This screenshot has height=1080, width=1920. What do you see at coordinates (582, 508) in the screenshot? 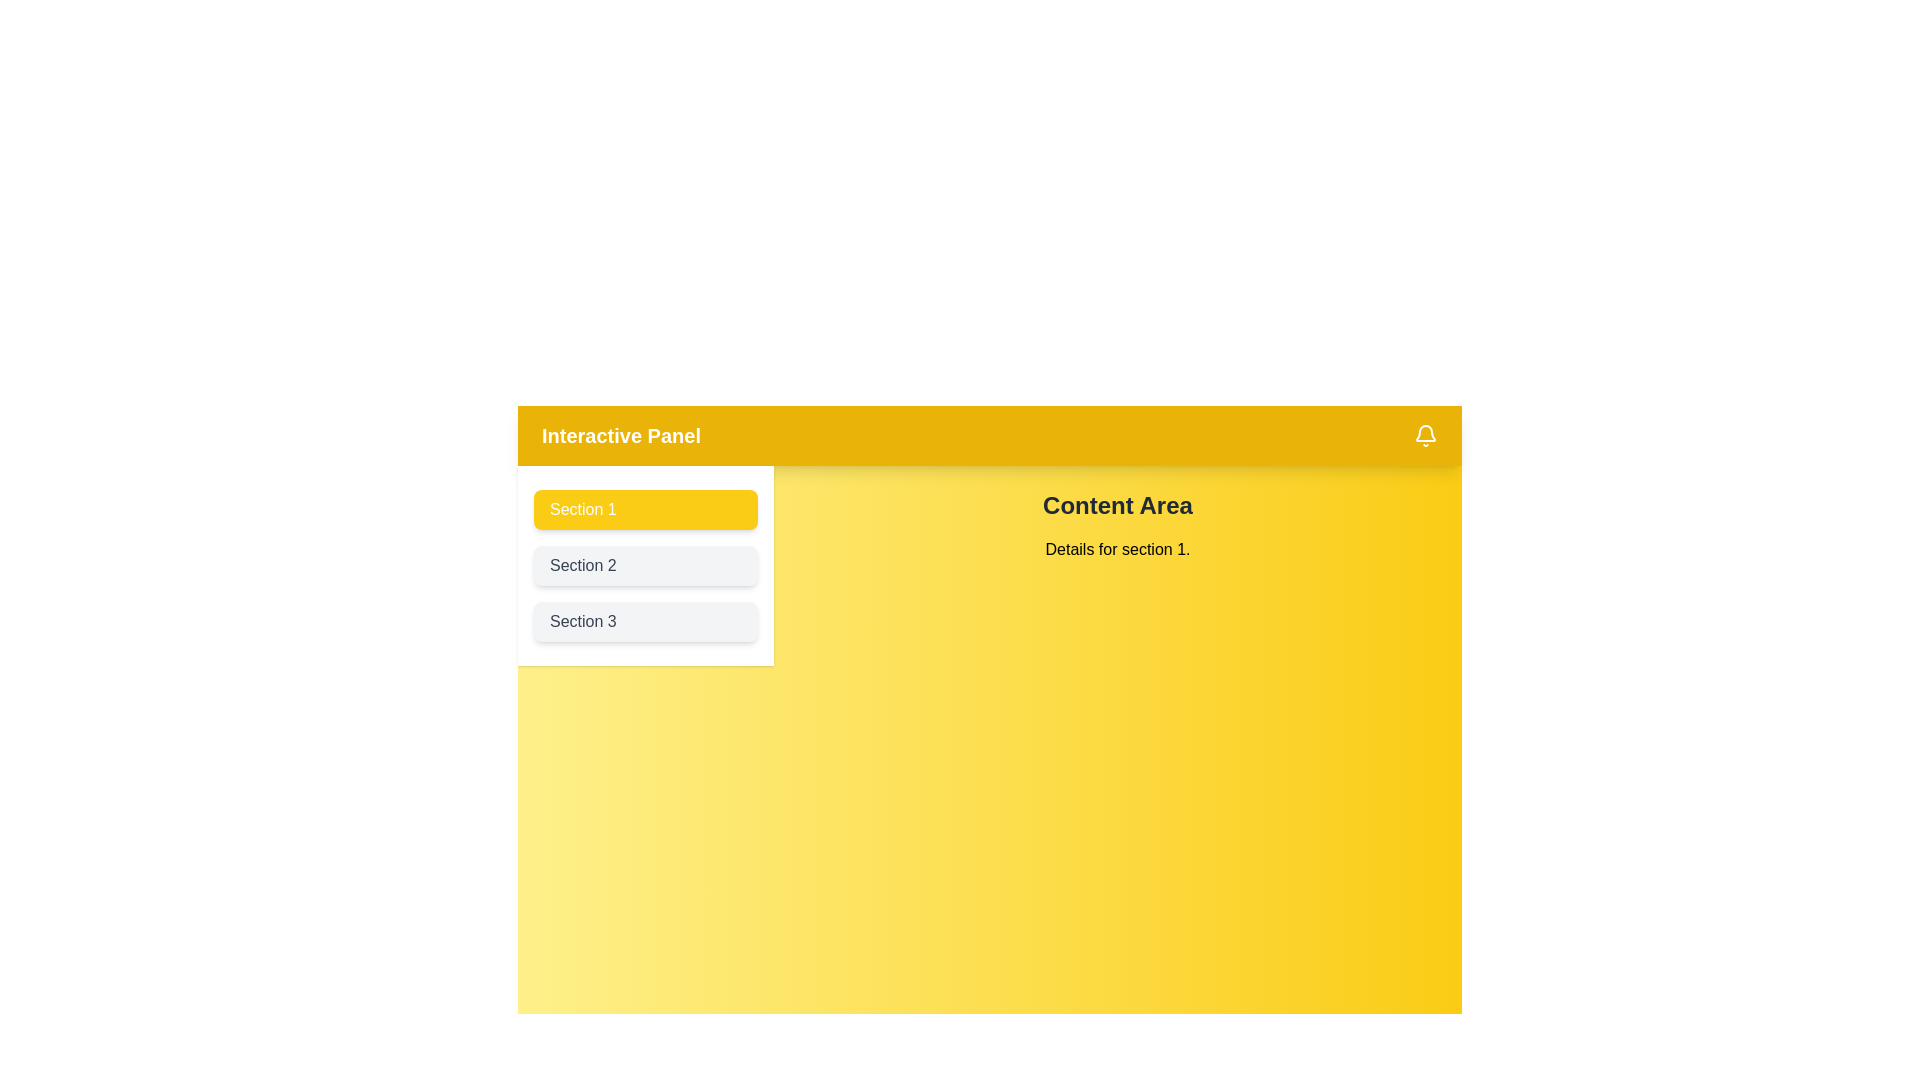
I see `text content of the label displaying 'Section 1', which is styled with a bold white font on a yellow background and located at the top of the first section in a vertical list within a left menu panel` at bounding box center [582, 508].